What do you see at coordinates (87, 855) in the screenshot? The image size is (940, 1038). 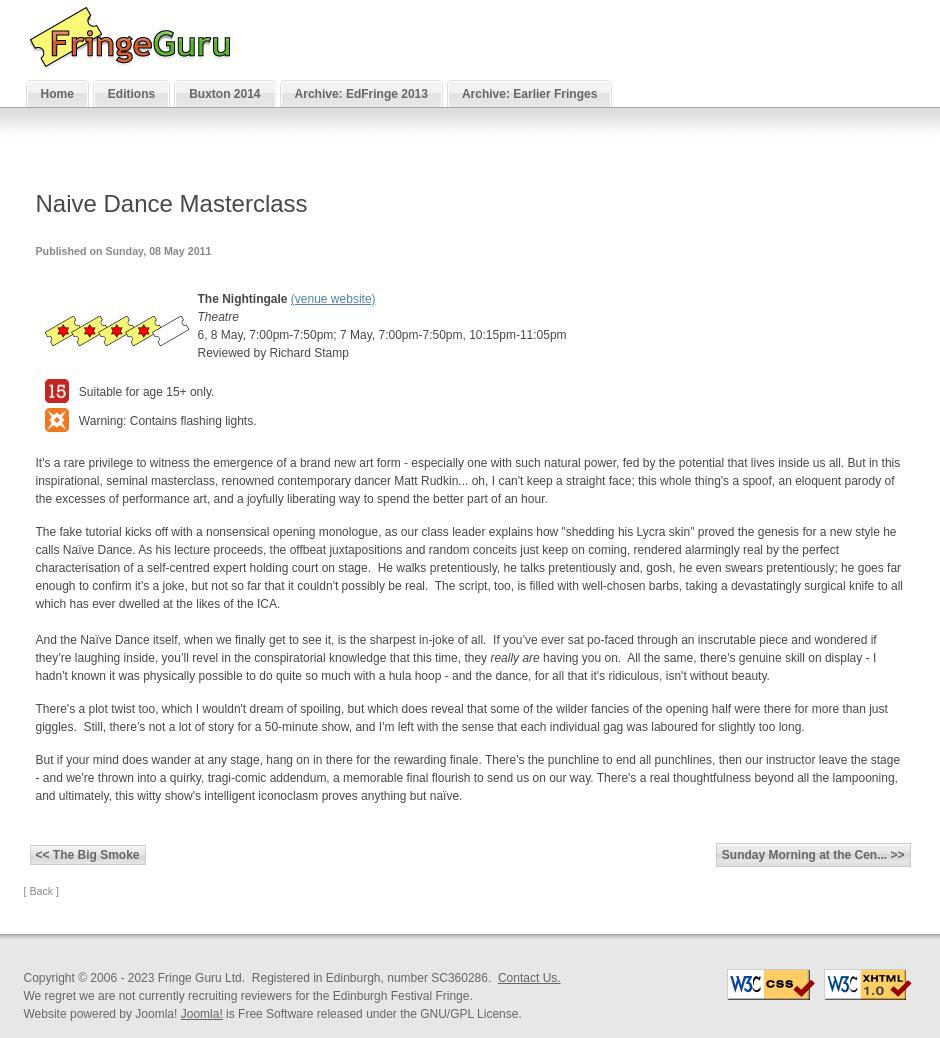 I see `'<< The Big Smoke'` at bounding box center [87, 855].